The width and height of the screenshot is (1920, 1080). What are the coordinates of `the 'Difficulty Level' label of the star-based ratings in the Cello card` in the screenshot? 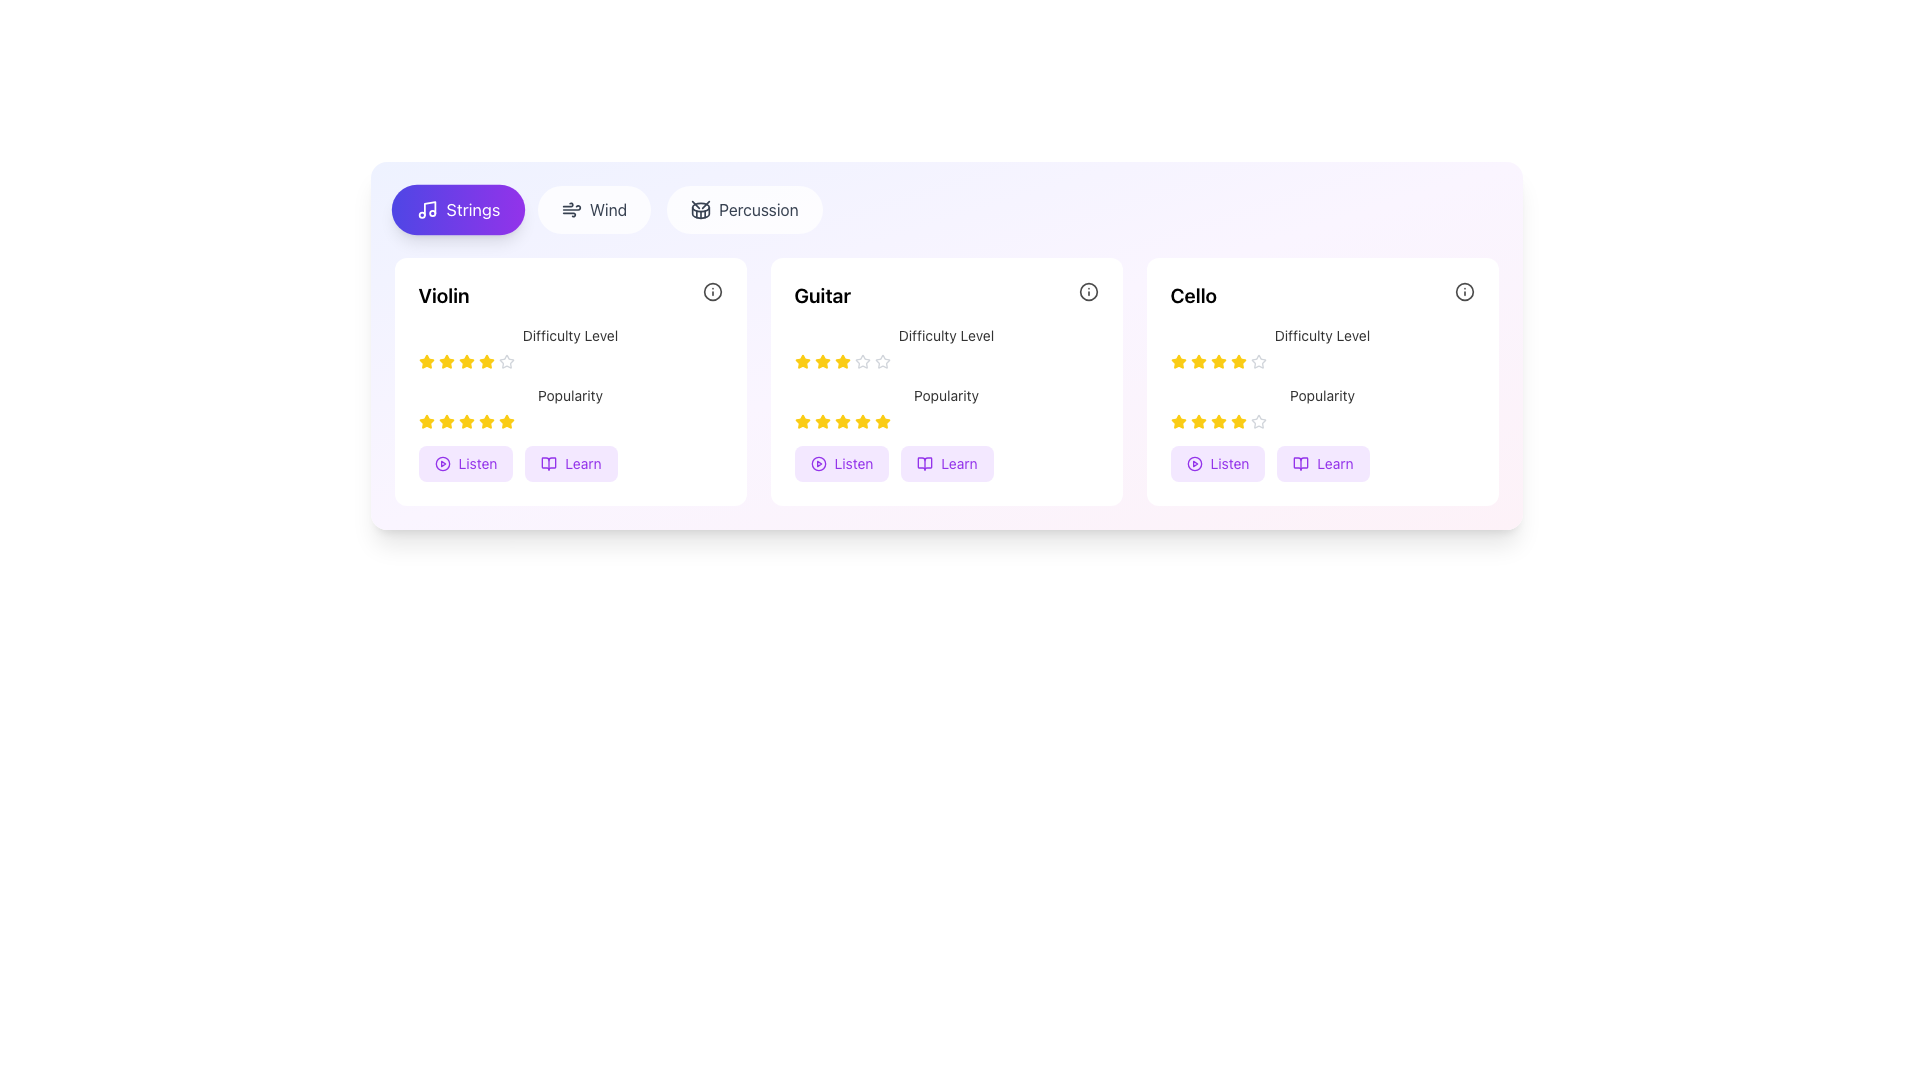 It's located at (1322, 346).